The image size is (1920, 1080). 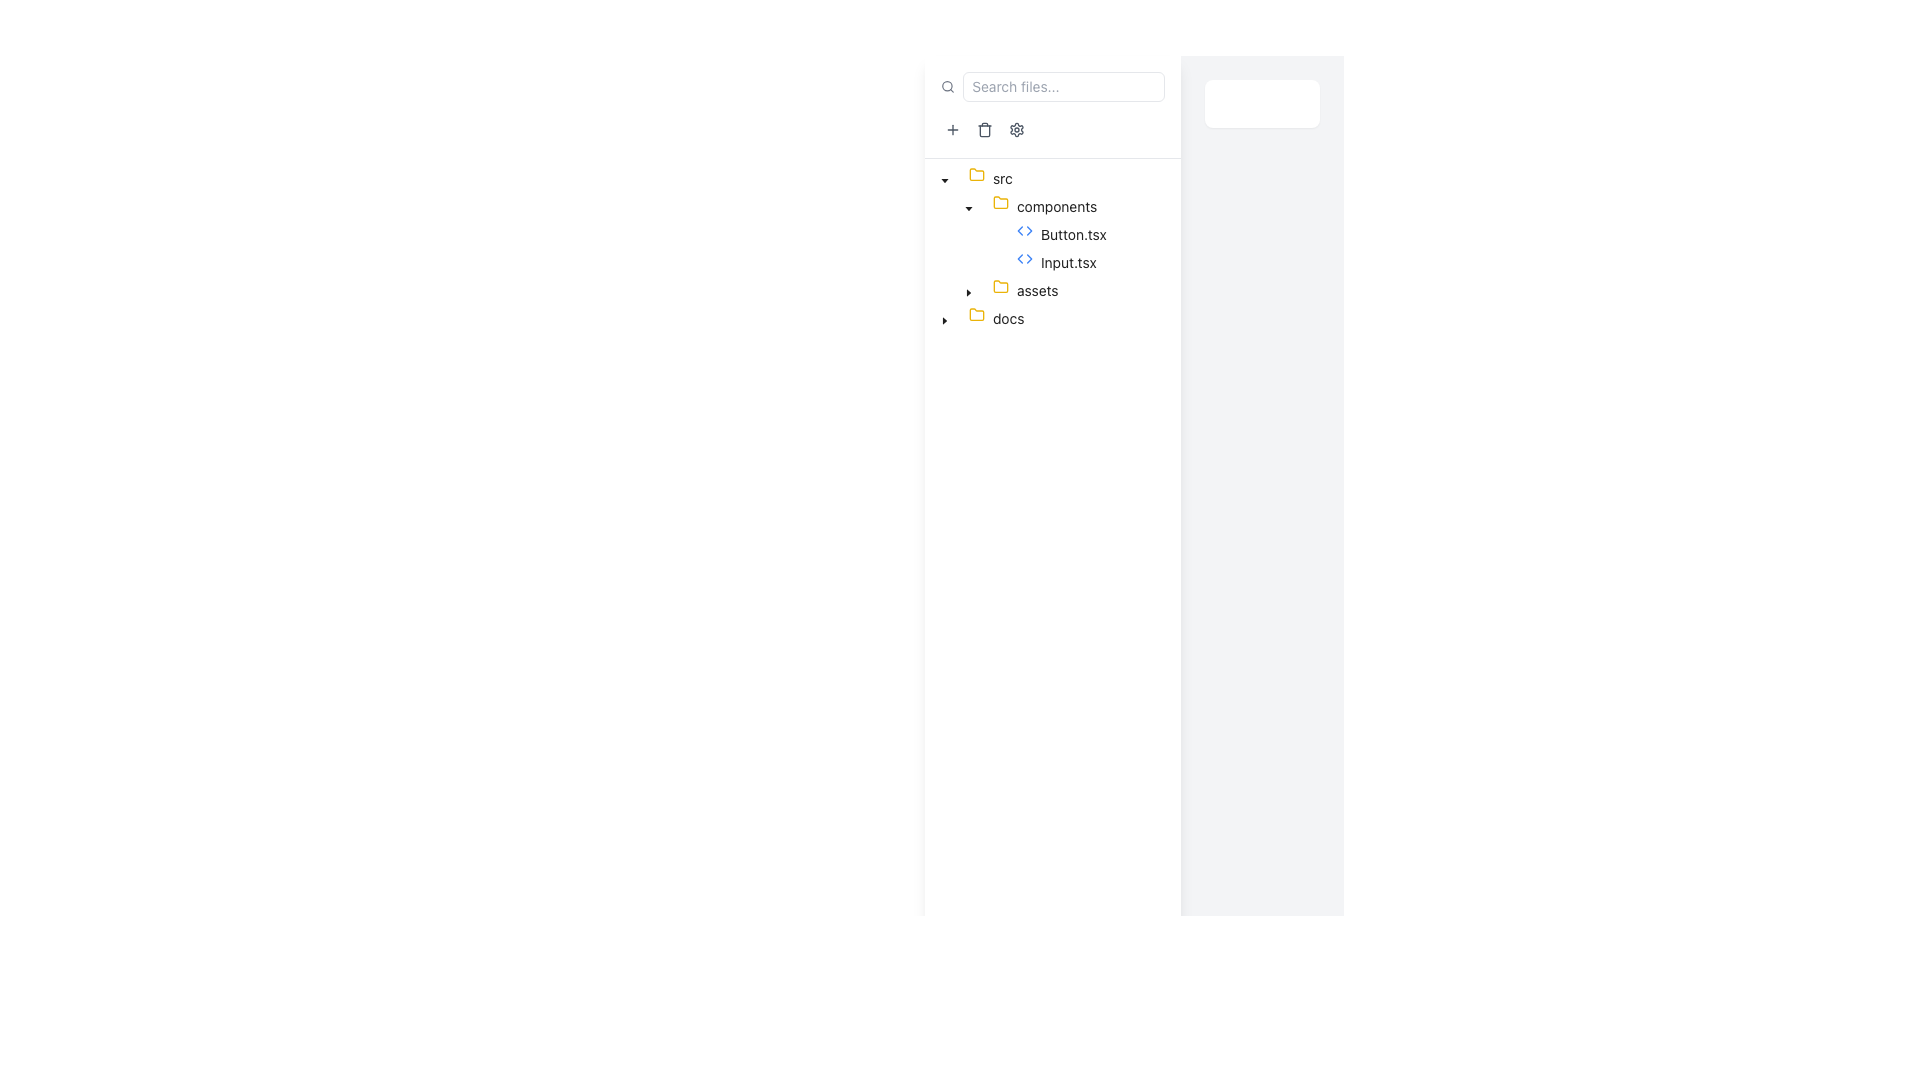 What do you see at coordinates (993, 261) in the screenshot?
I see `the Tree switcher or toggle indicator located next to the 'Input.tsx' text in the hierarchical navigation tree` at bounding box center [993, 261].